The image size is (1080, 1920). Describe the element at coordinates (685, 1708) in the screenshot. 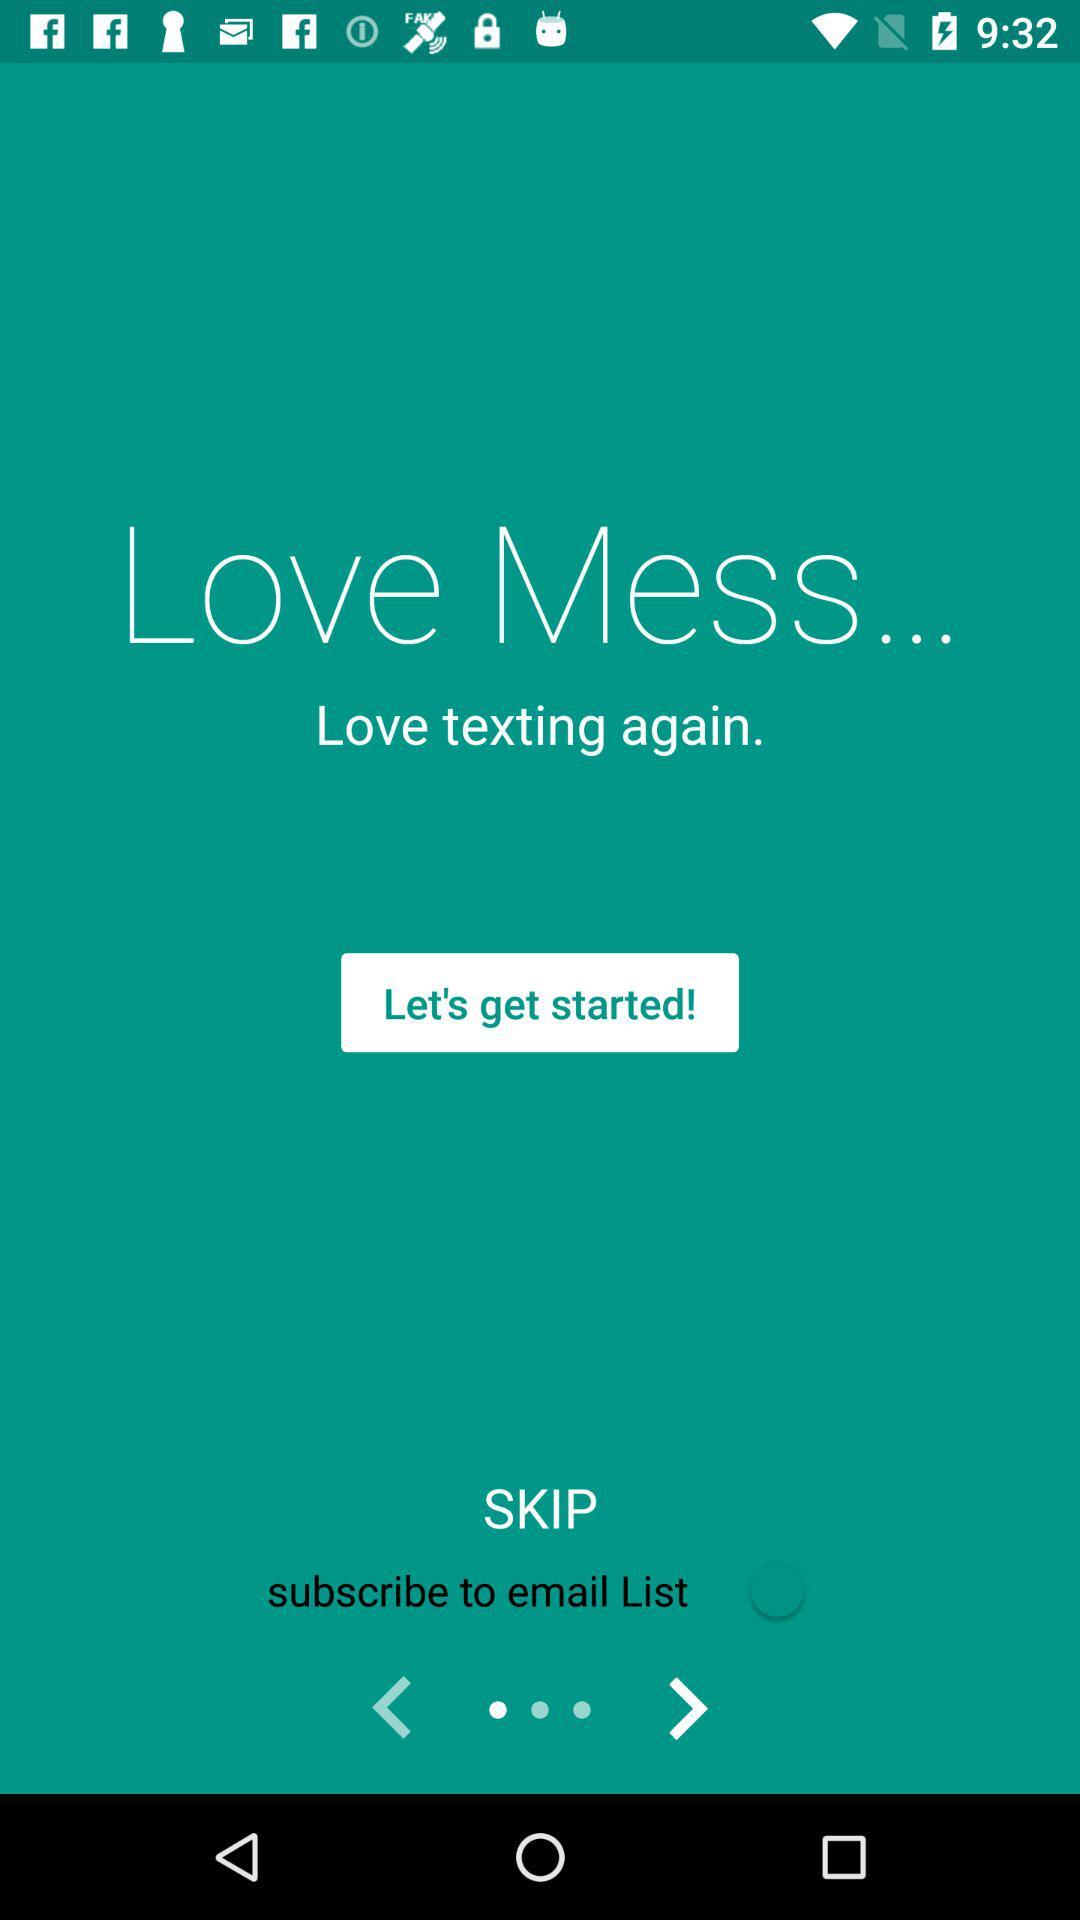

I see `icon below subscribe to email item` at that location.